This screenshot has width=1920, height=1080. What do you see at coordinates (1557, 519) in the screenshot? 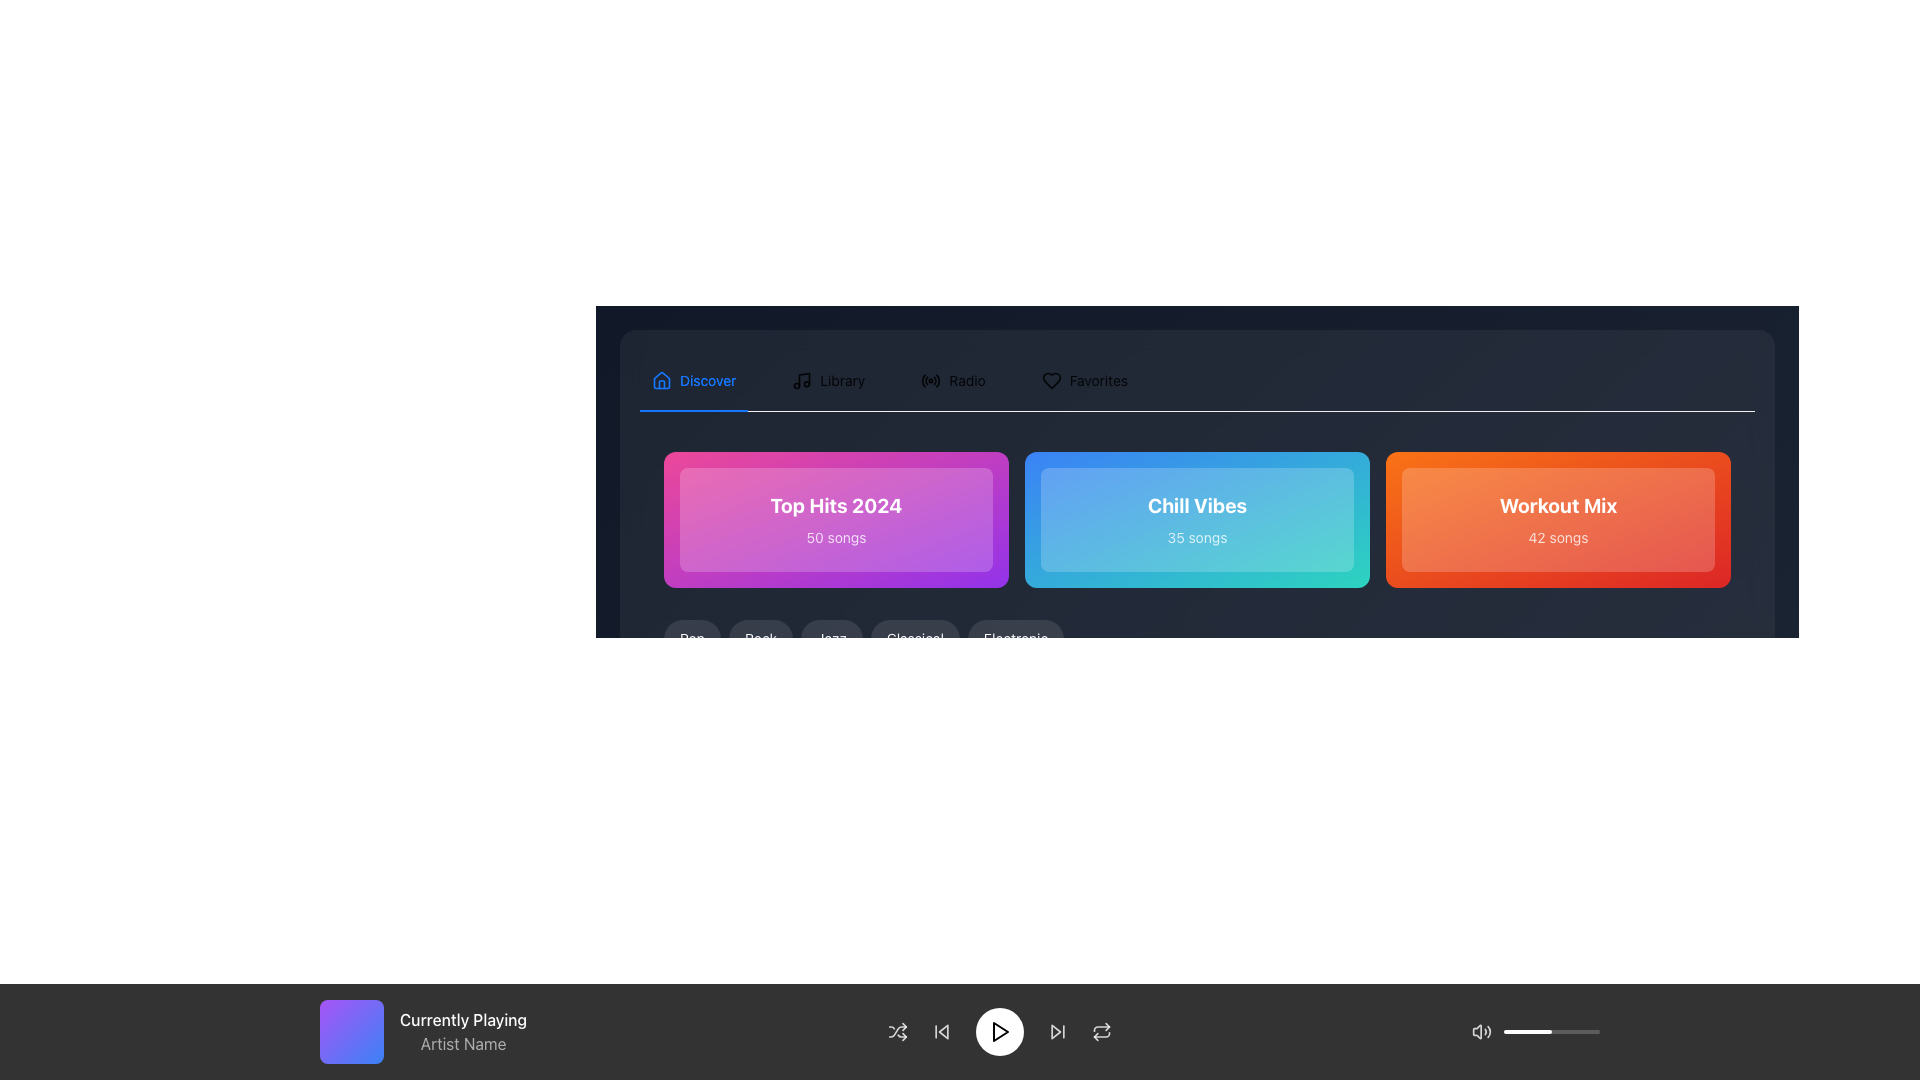
I see `the third clickable card labeled 'Workout Mix'` at bounding box center [1557, 519].